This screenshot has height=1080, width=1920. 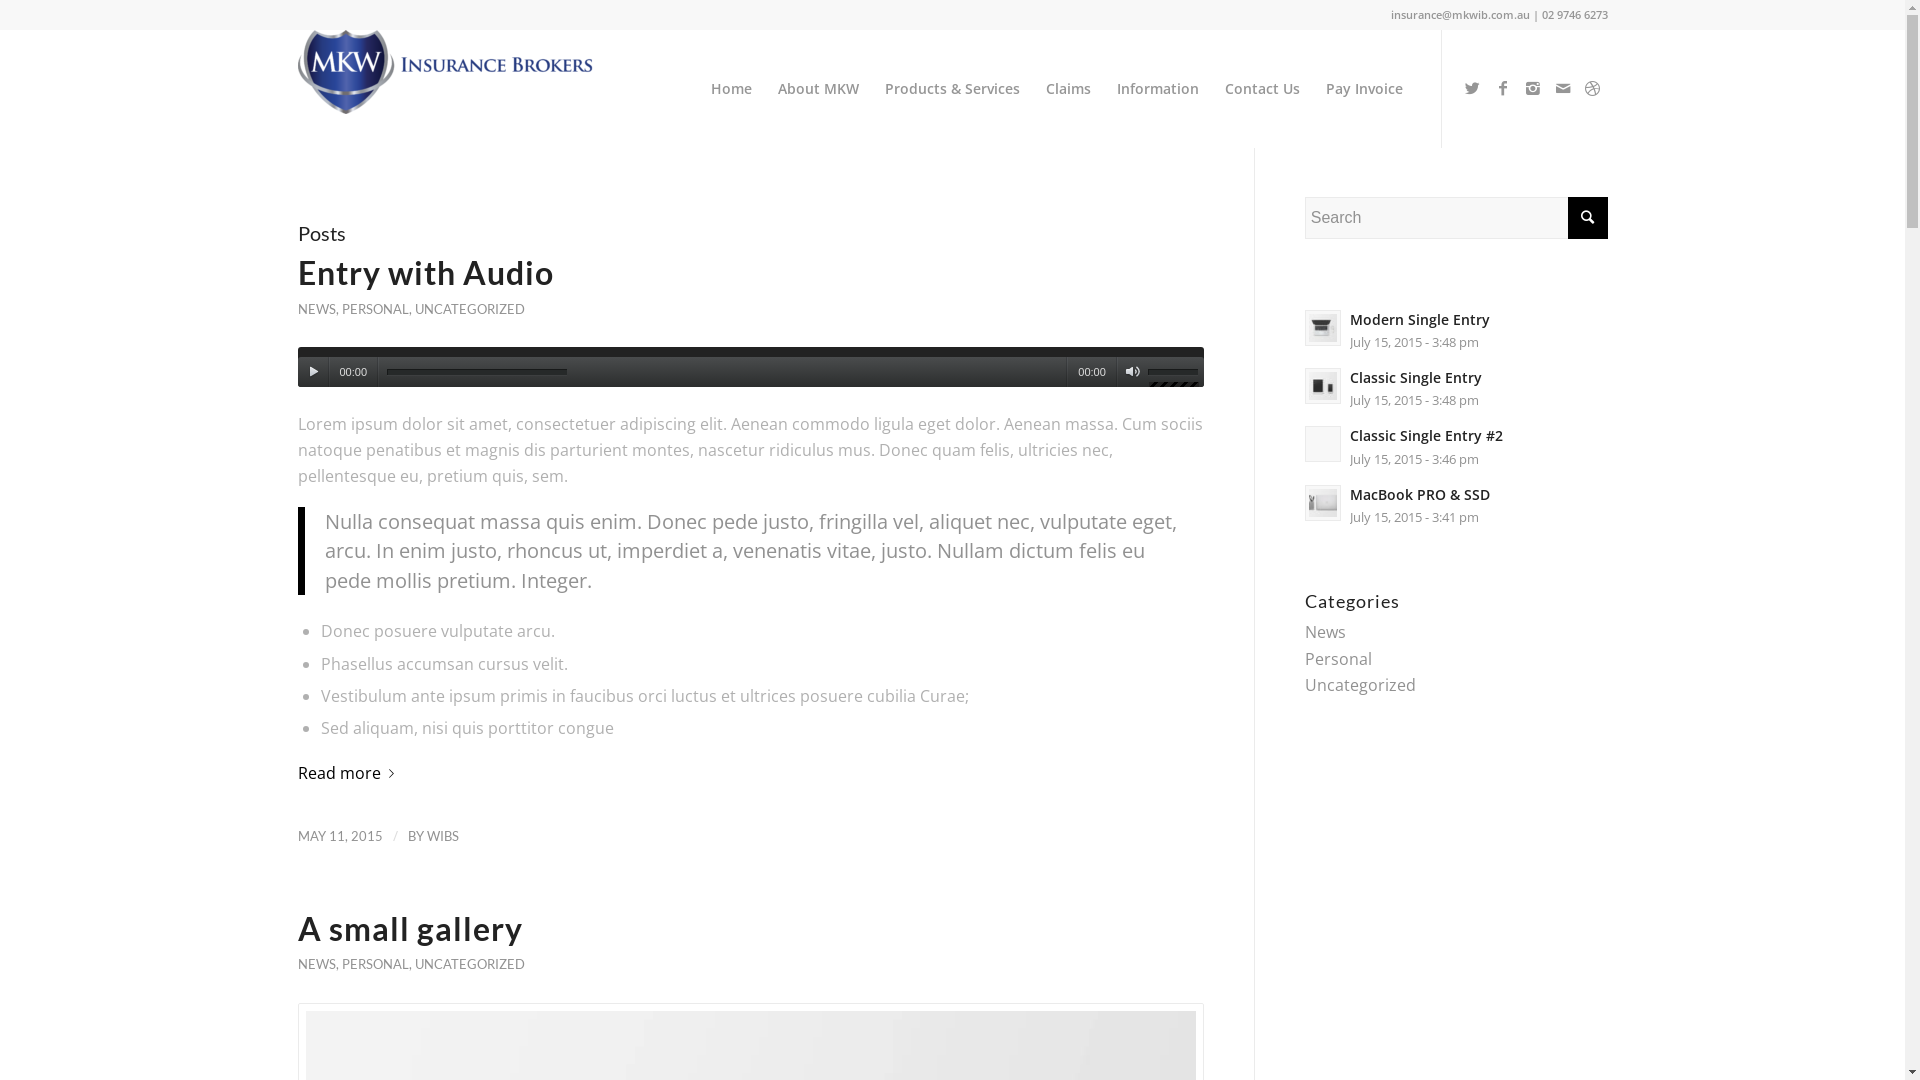 What do you see at coordinates (350, 771) in the screenshot?
I see `'Read more'` at bounding box center [350, 771].